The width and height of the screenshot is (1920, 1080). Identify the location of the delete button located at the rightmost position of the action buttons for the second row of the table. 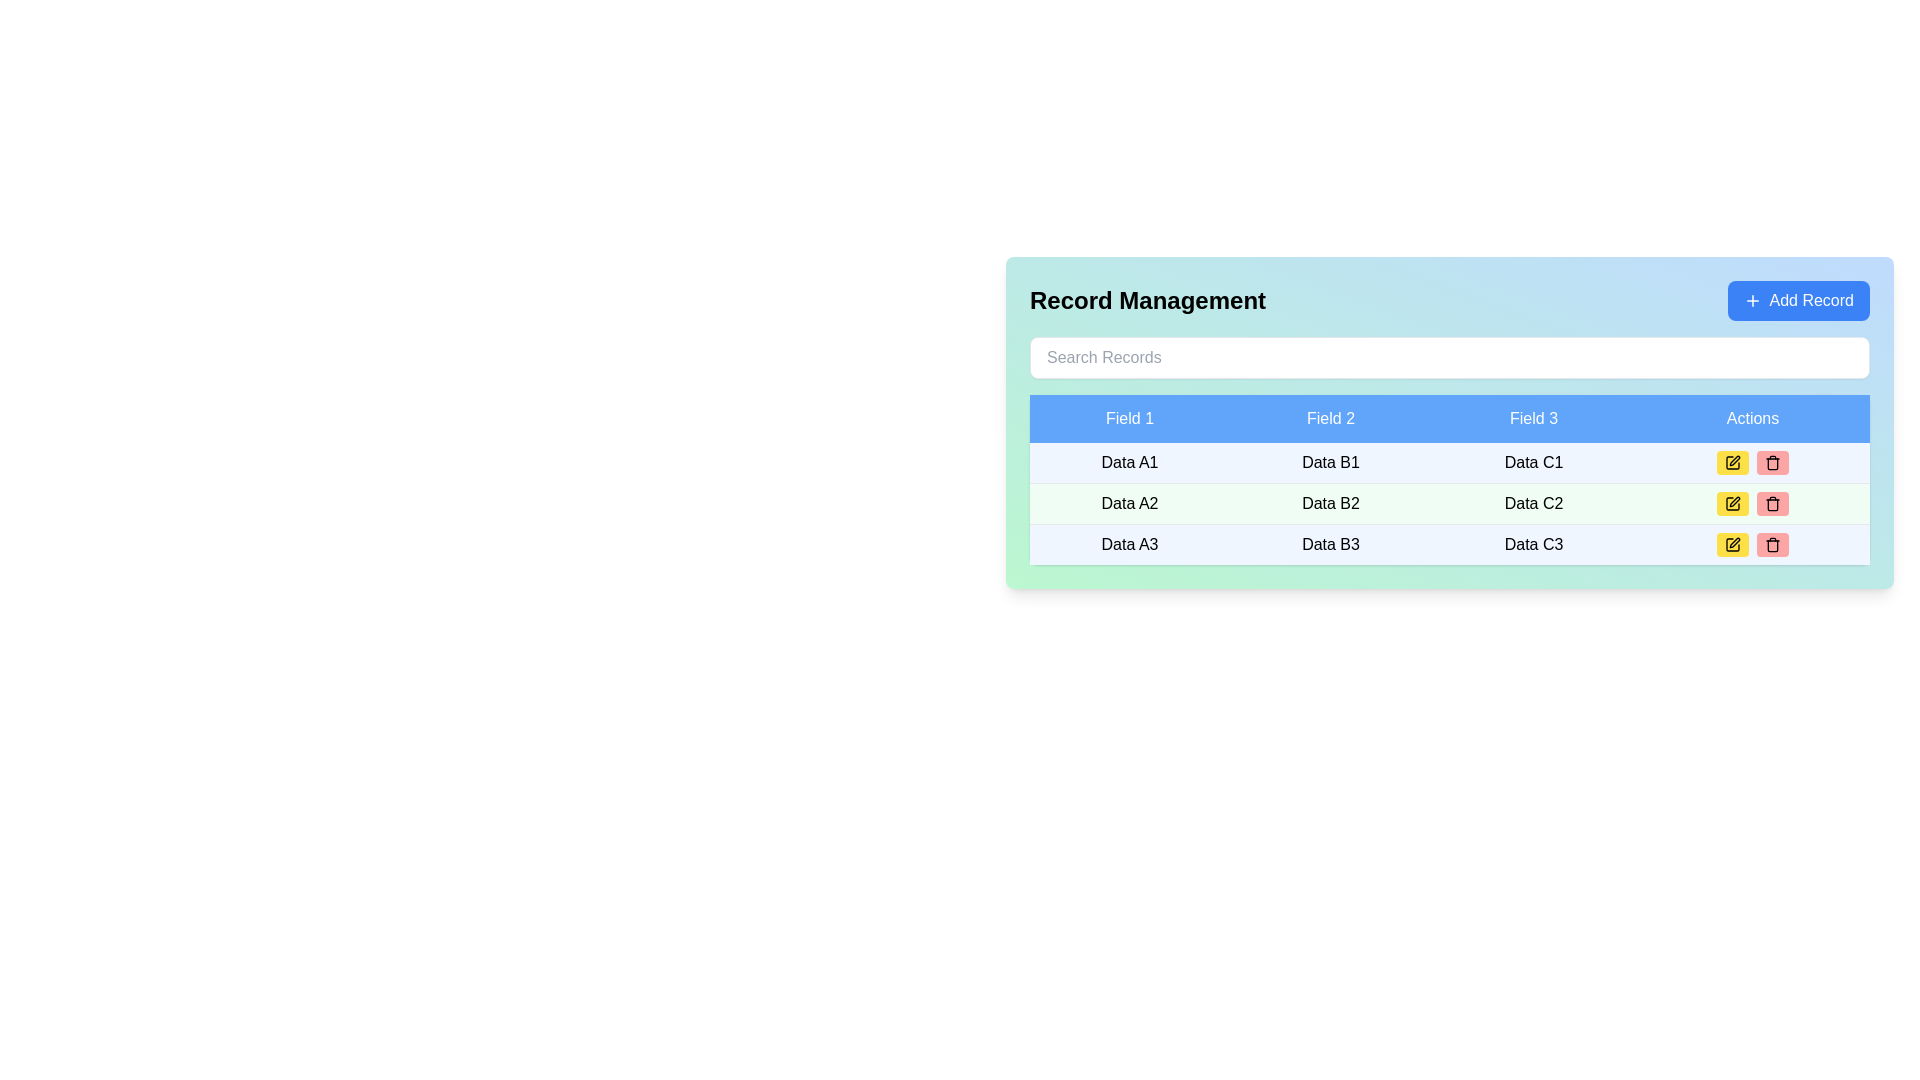
(1772, 503).